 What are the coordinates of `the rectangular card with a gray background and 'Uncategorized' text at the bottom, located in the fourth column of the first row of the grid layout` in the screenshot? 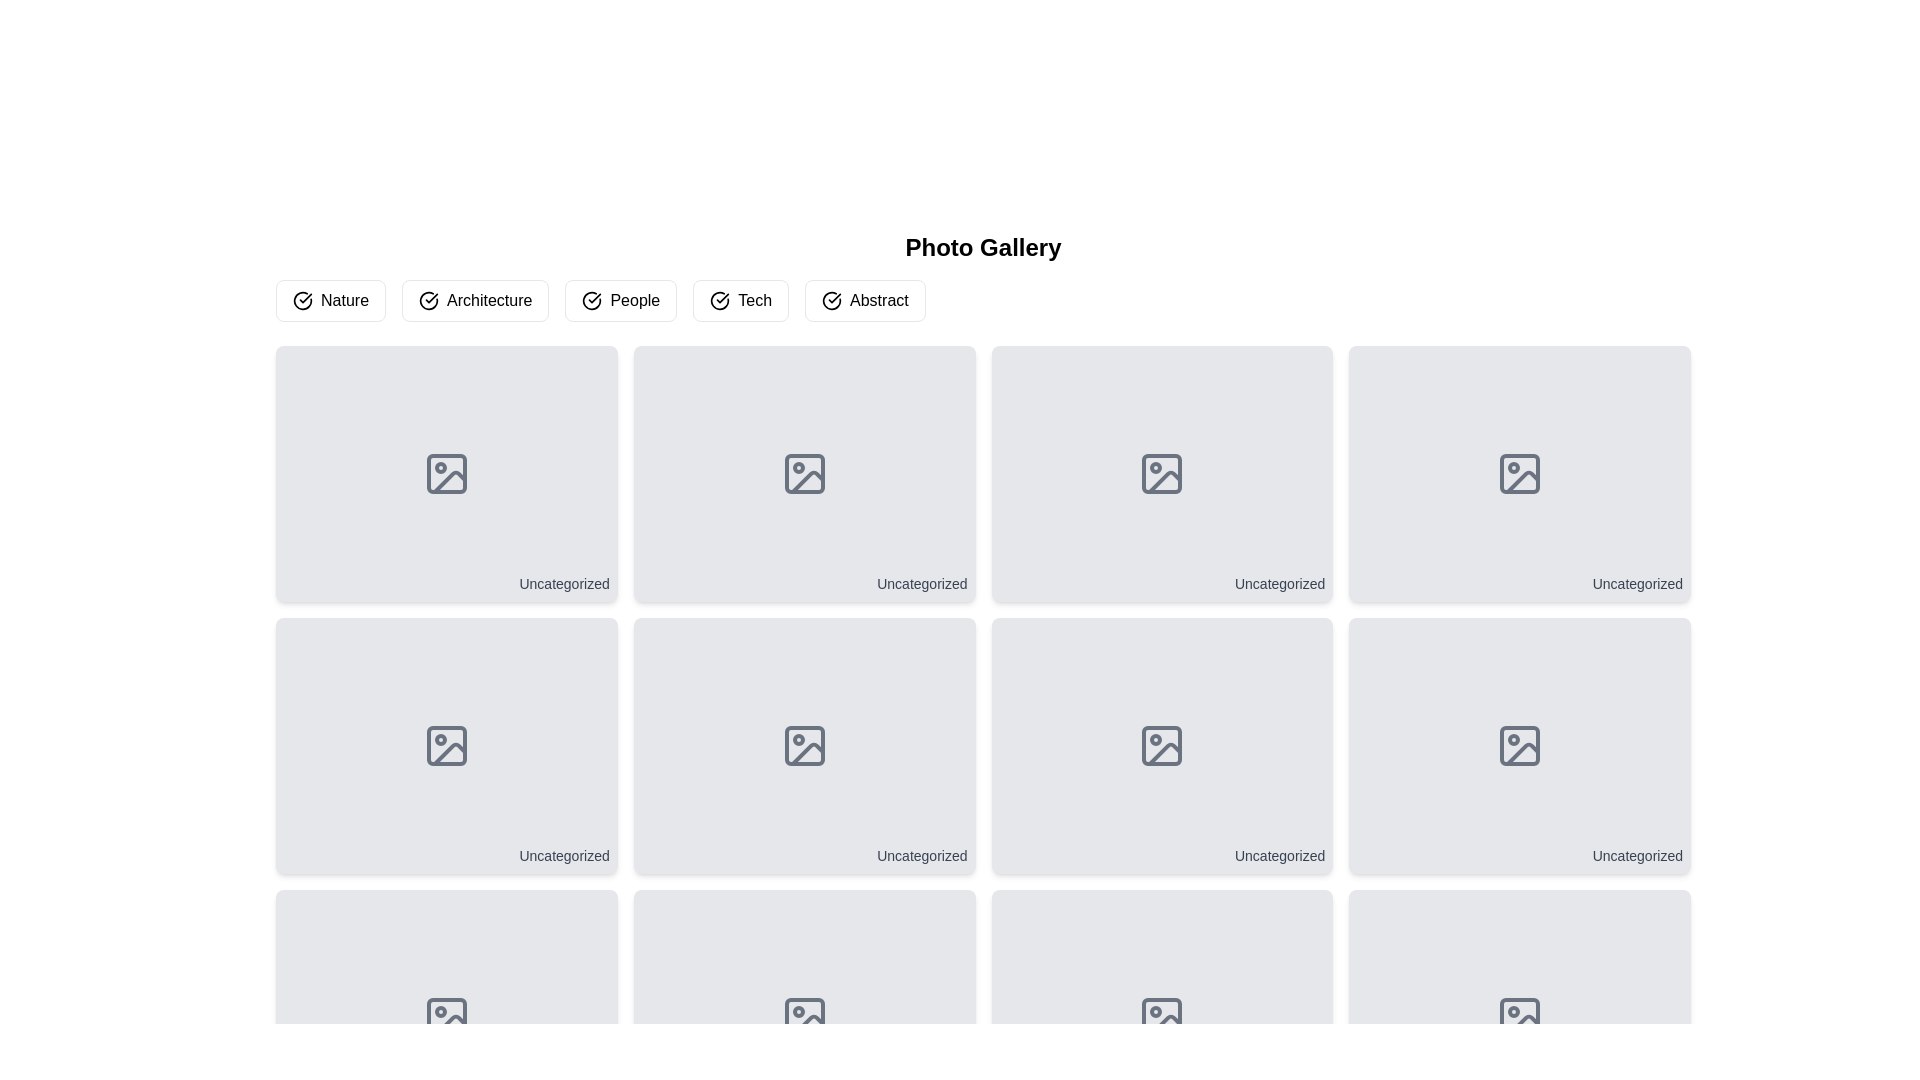 It's located at (1520, 474).